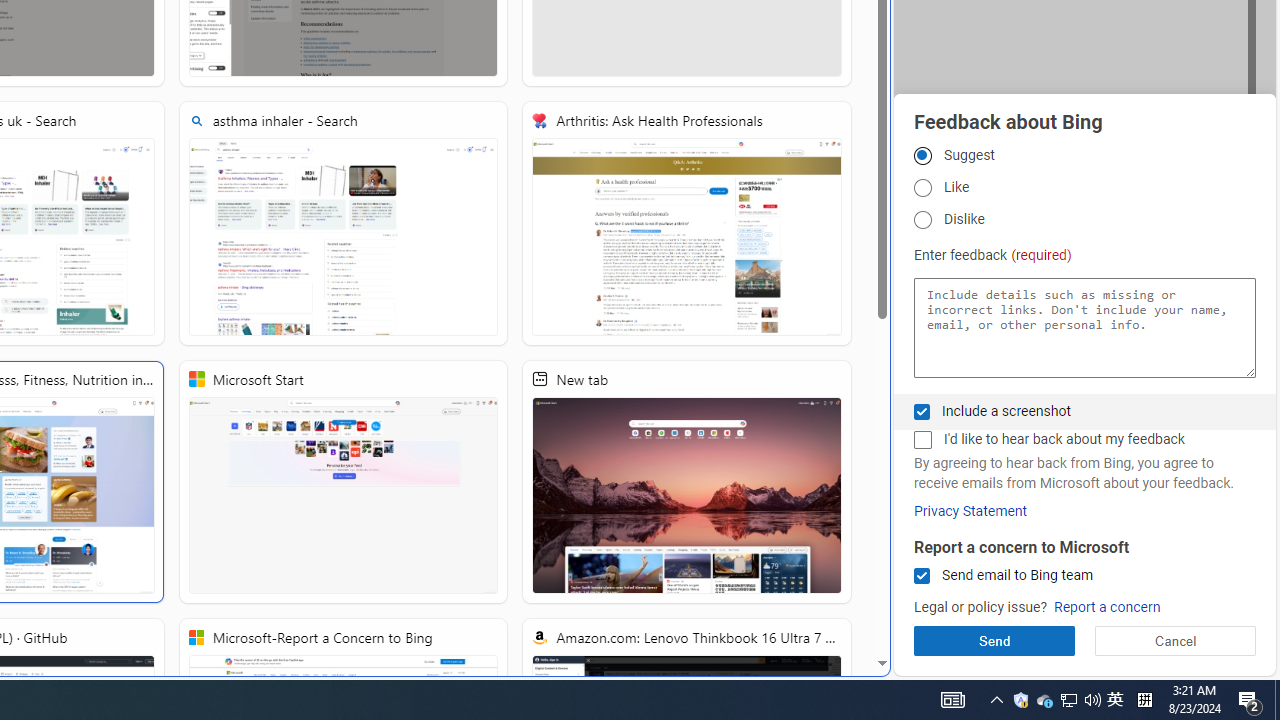  Describe the element at coordinates (1175, 640) in the screenshot. I see `'Cancel'` at that location.